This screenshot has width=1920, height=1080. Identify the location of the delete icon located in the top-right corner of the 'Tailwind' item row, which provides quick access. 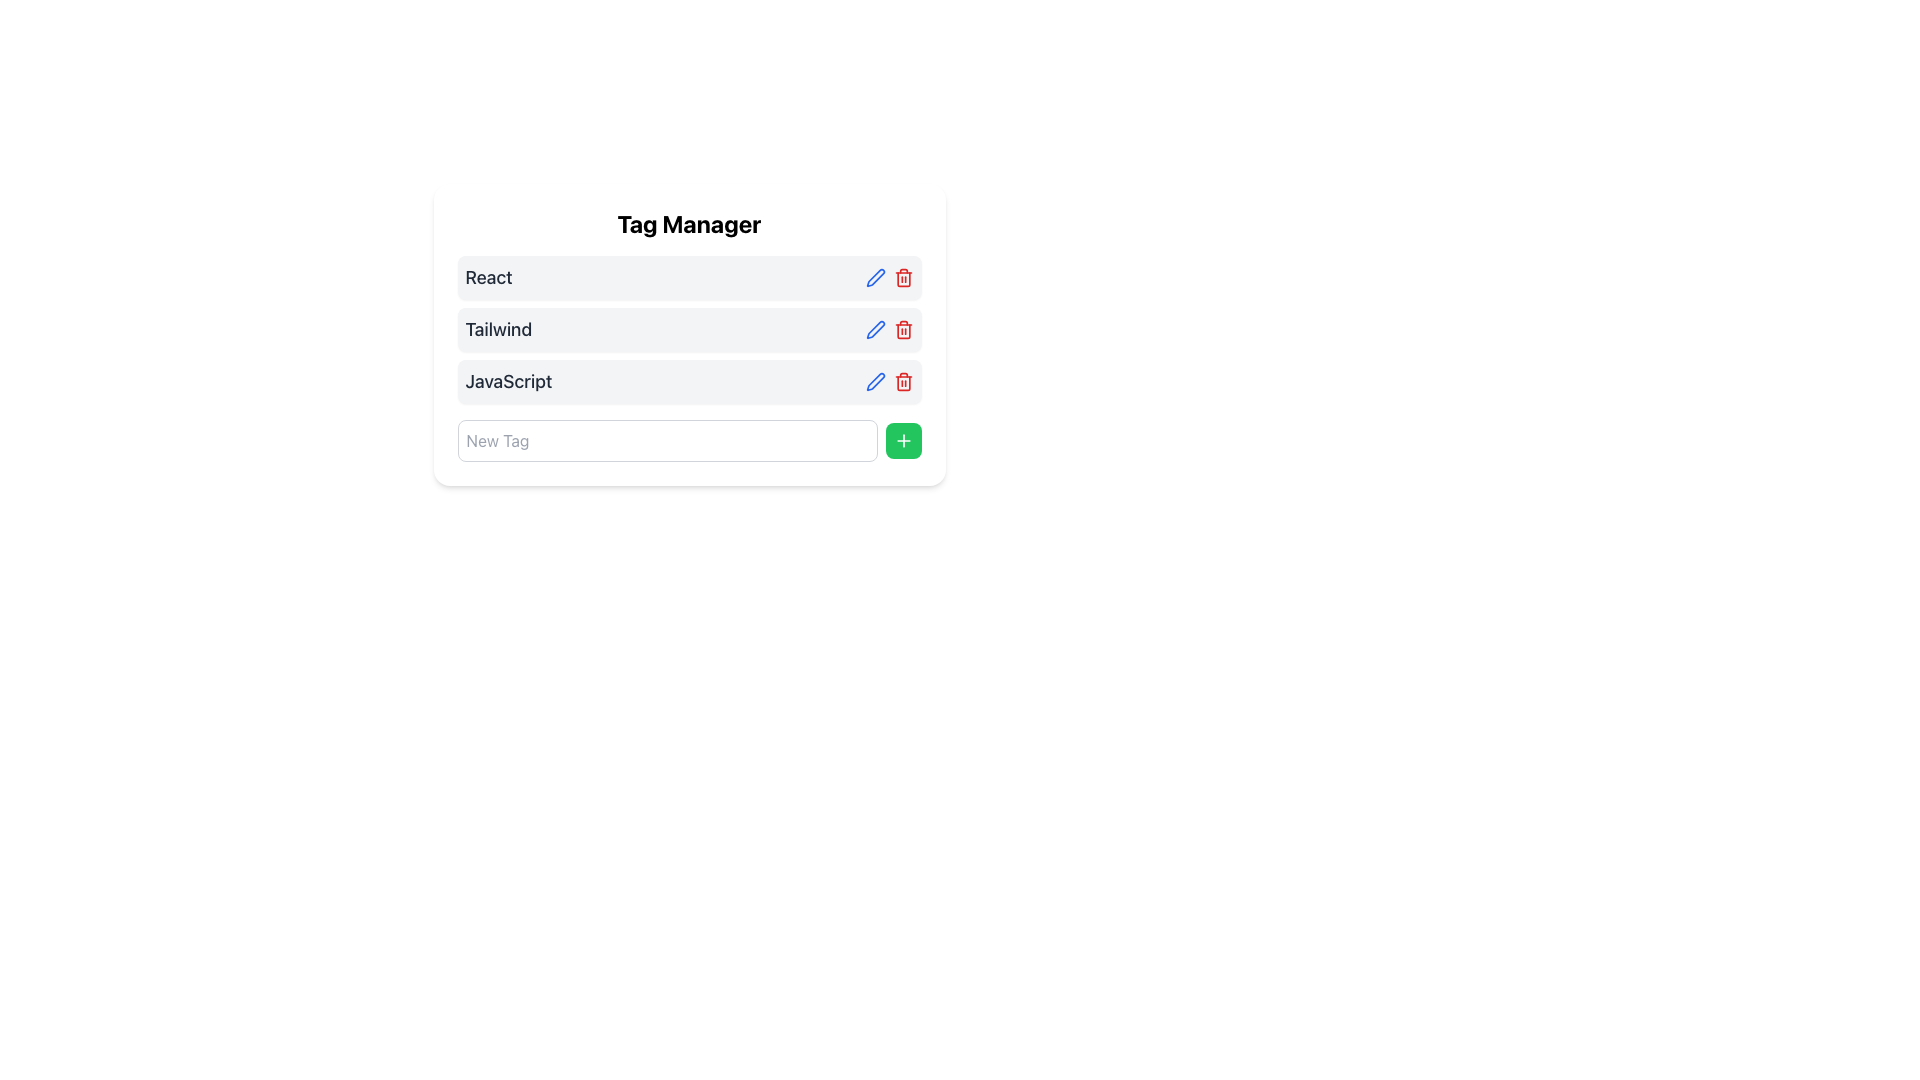
(888, 329).